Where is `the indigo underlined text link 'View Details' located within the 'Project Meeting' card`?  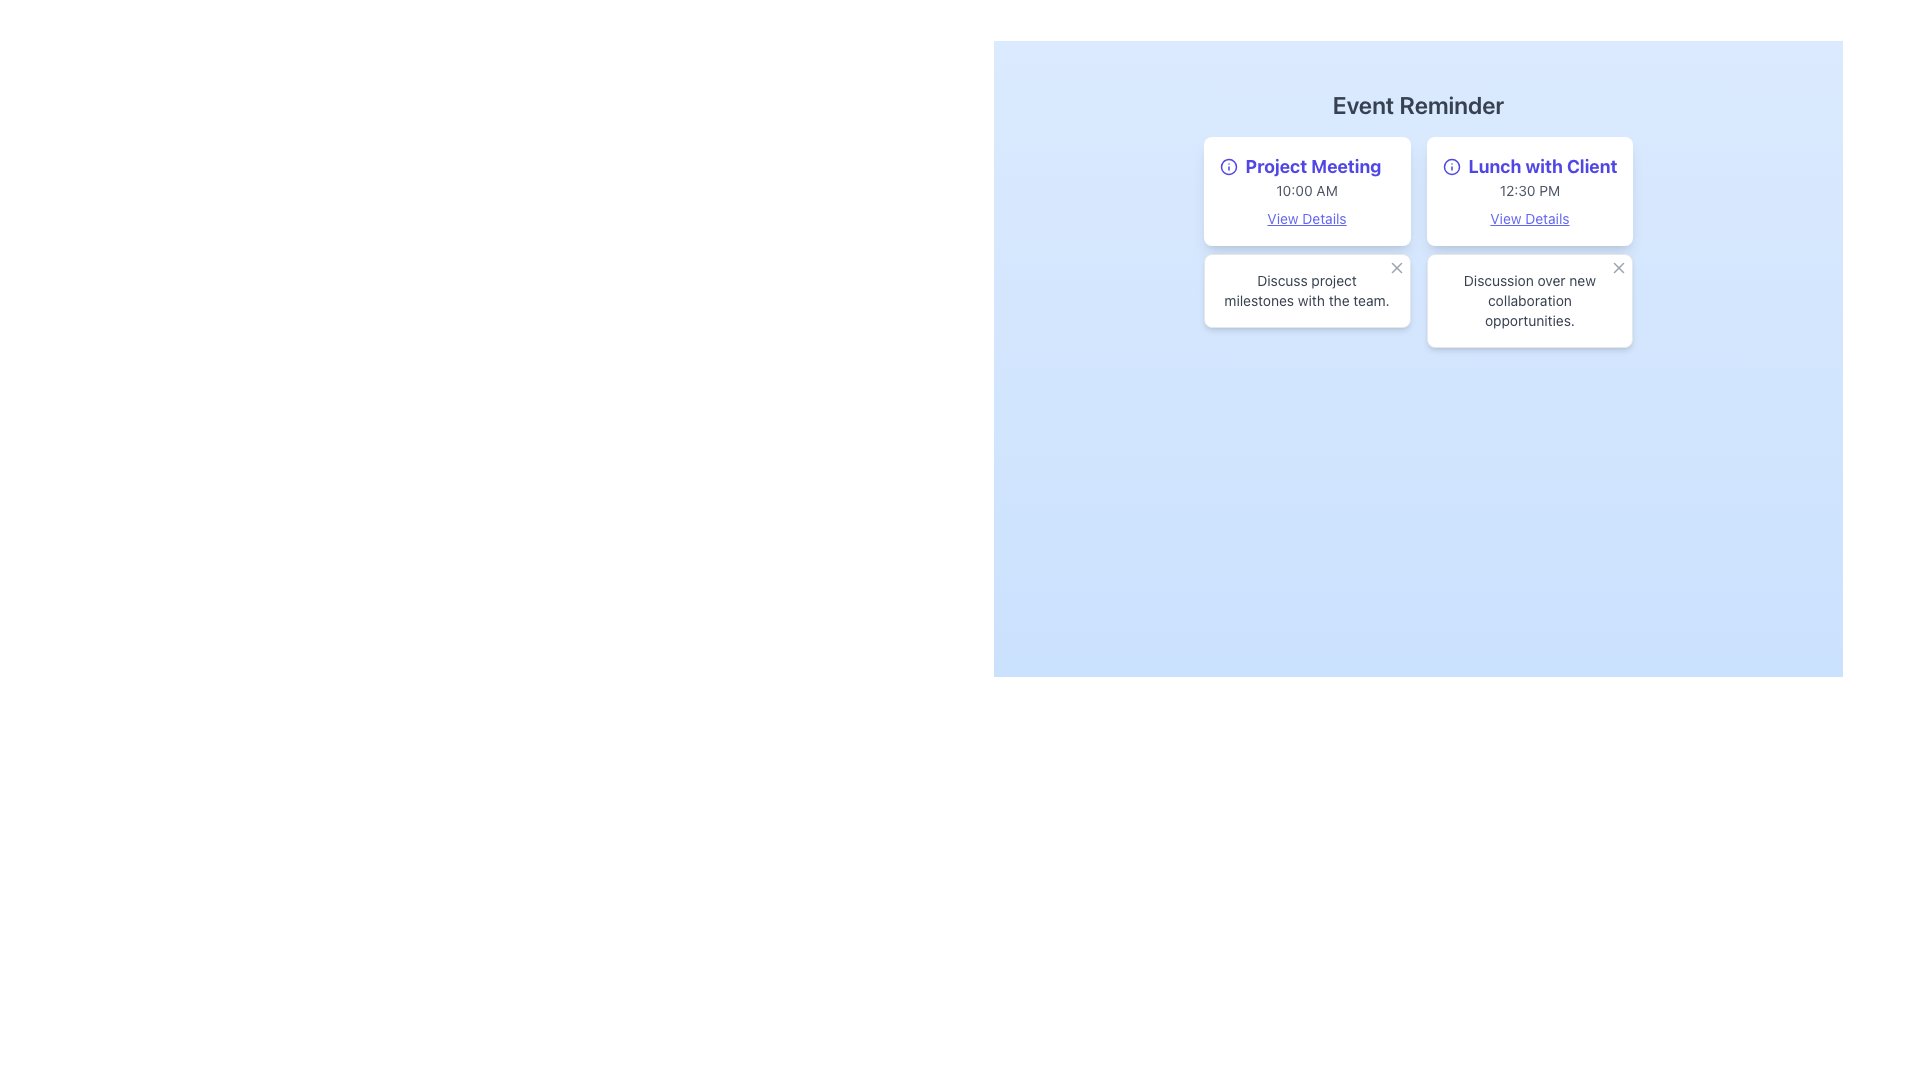 the indigo underlined text link 'View Details' located within the 'Project Meeting' card is located at coordinates (1306, 219).